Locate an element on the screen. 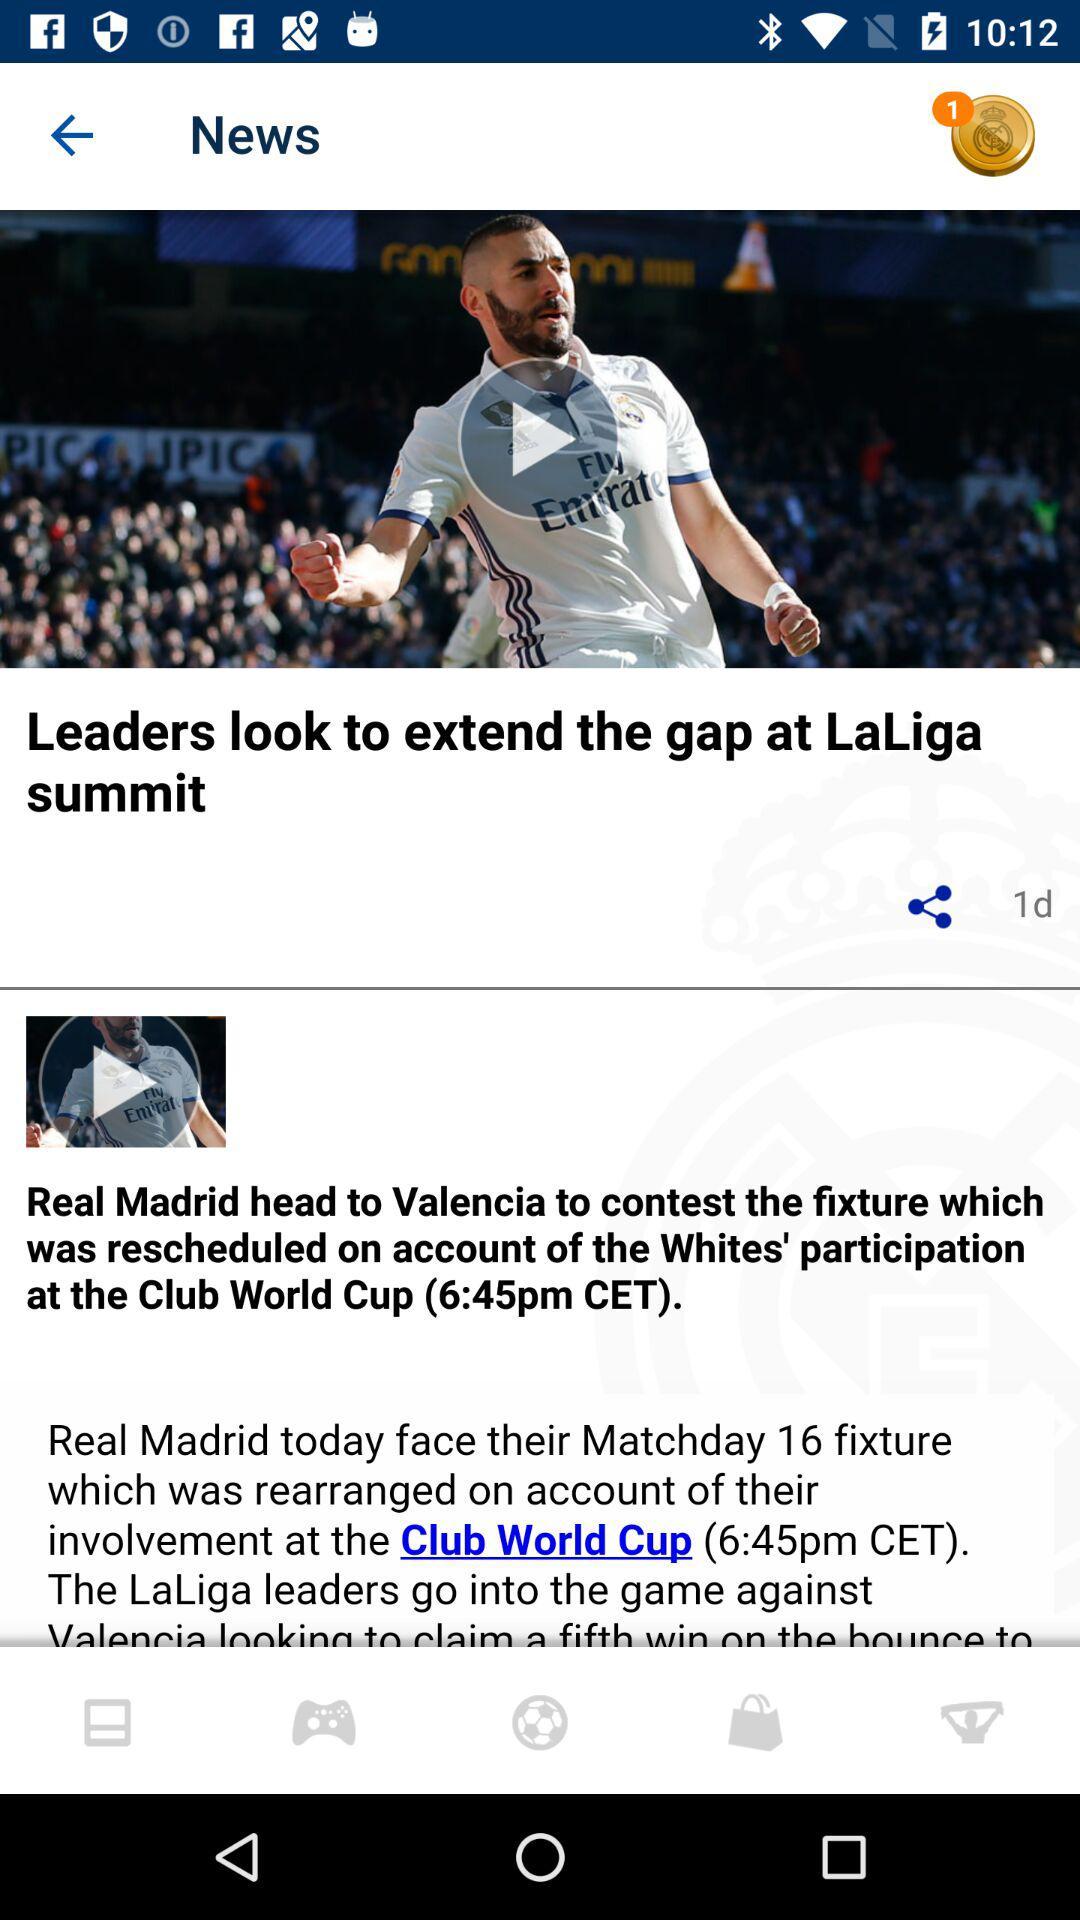 This screenshot has width=1080, height=1920. the share icon is located at coordinates (931, 905).